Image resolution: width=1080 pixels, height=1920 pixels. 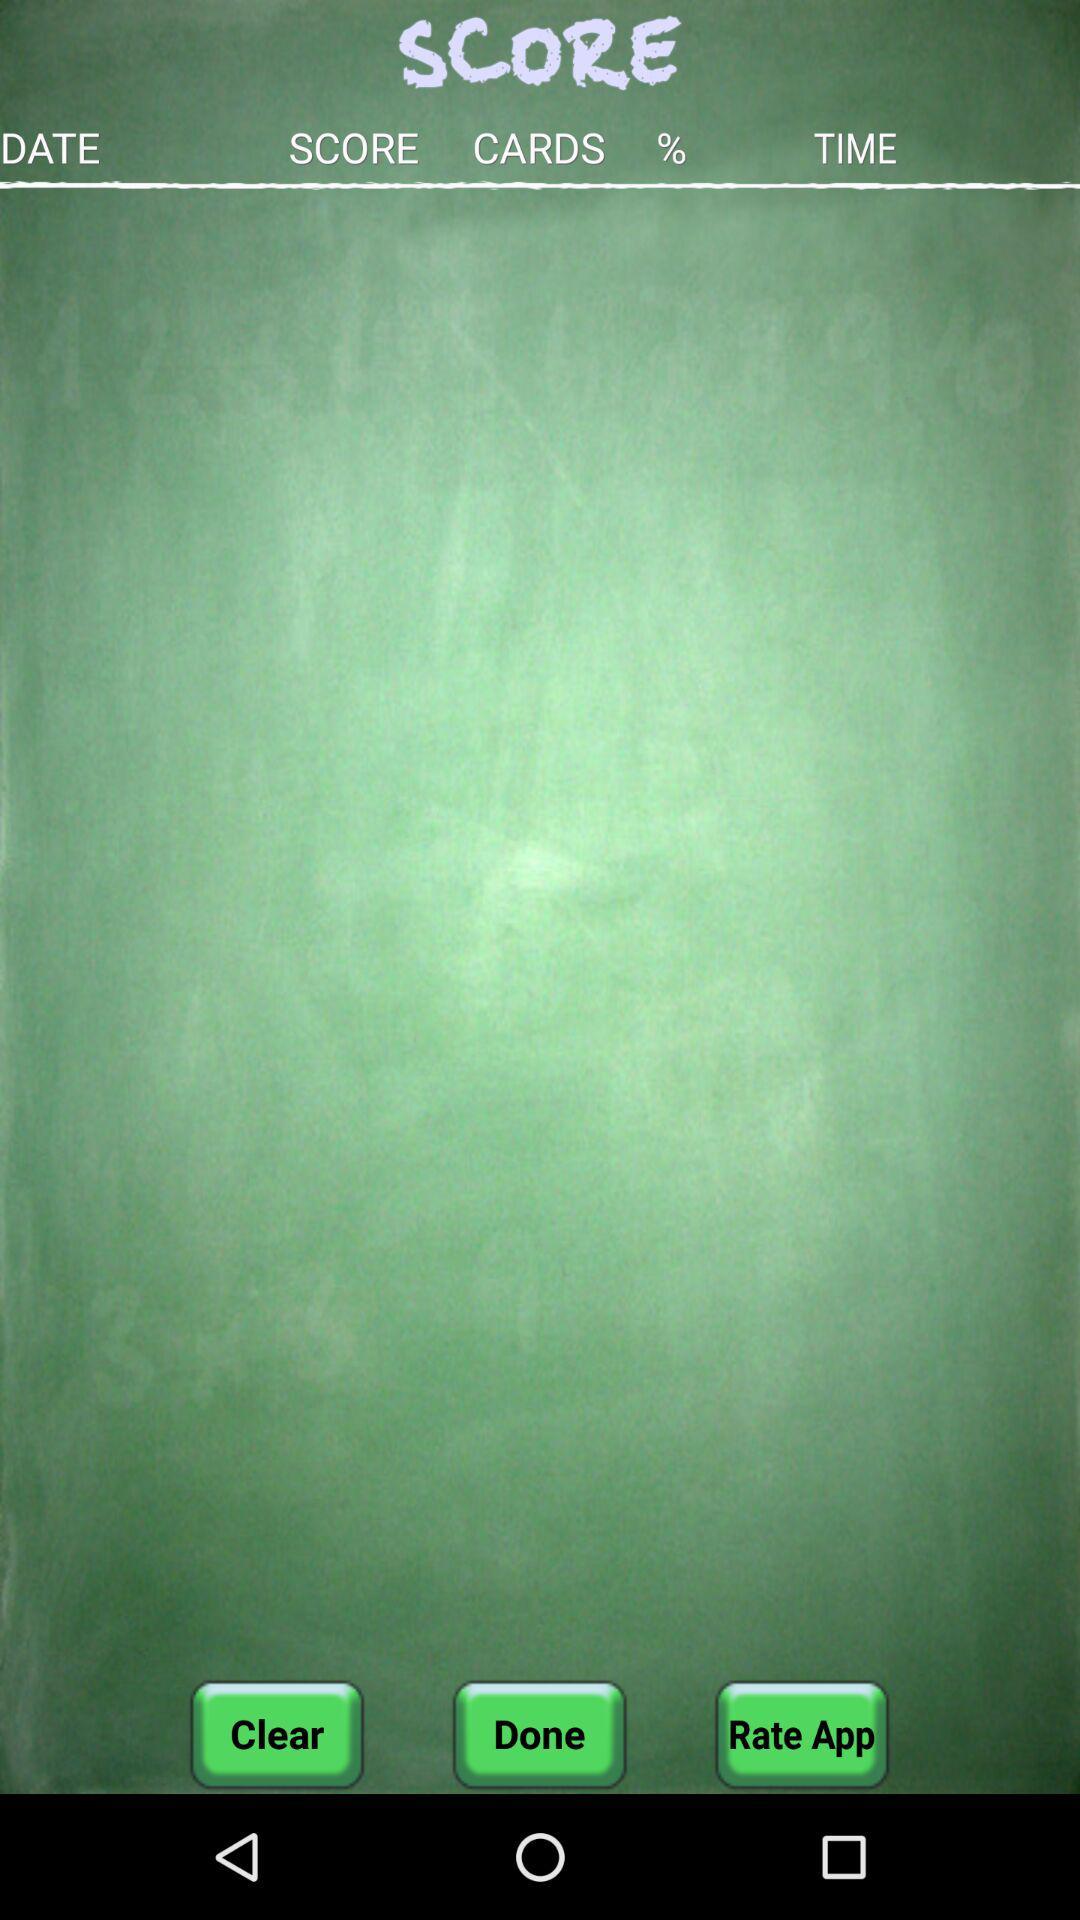 What do you see at coordinates (538, 1733) in the screenshot?
I see `button to the right of the clear item` at bounding box center [538, 1733].